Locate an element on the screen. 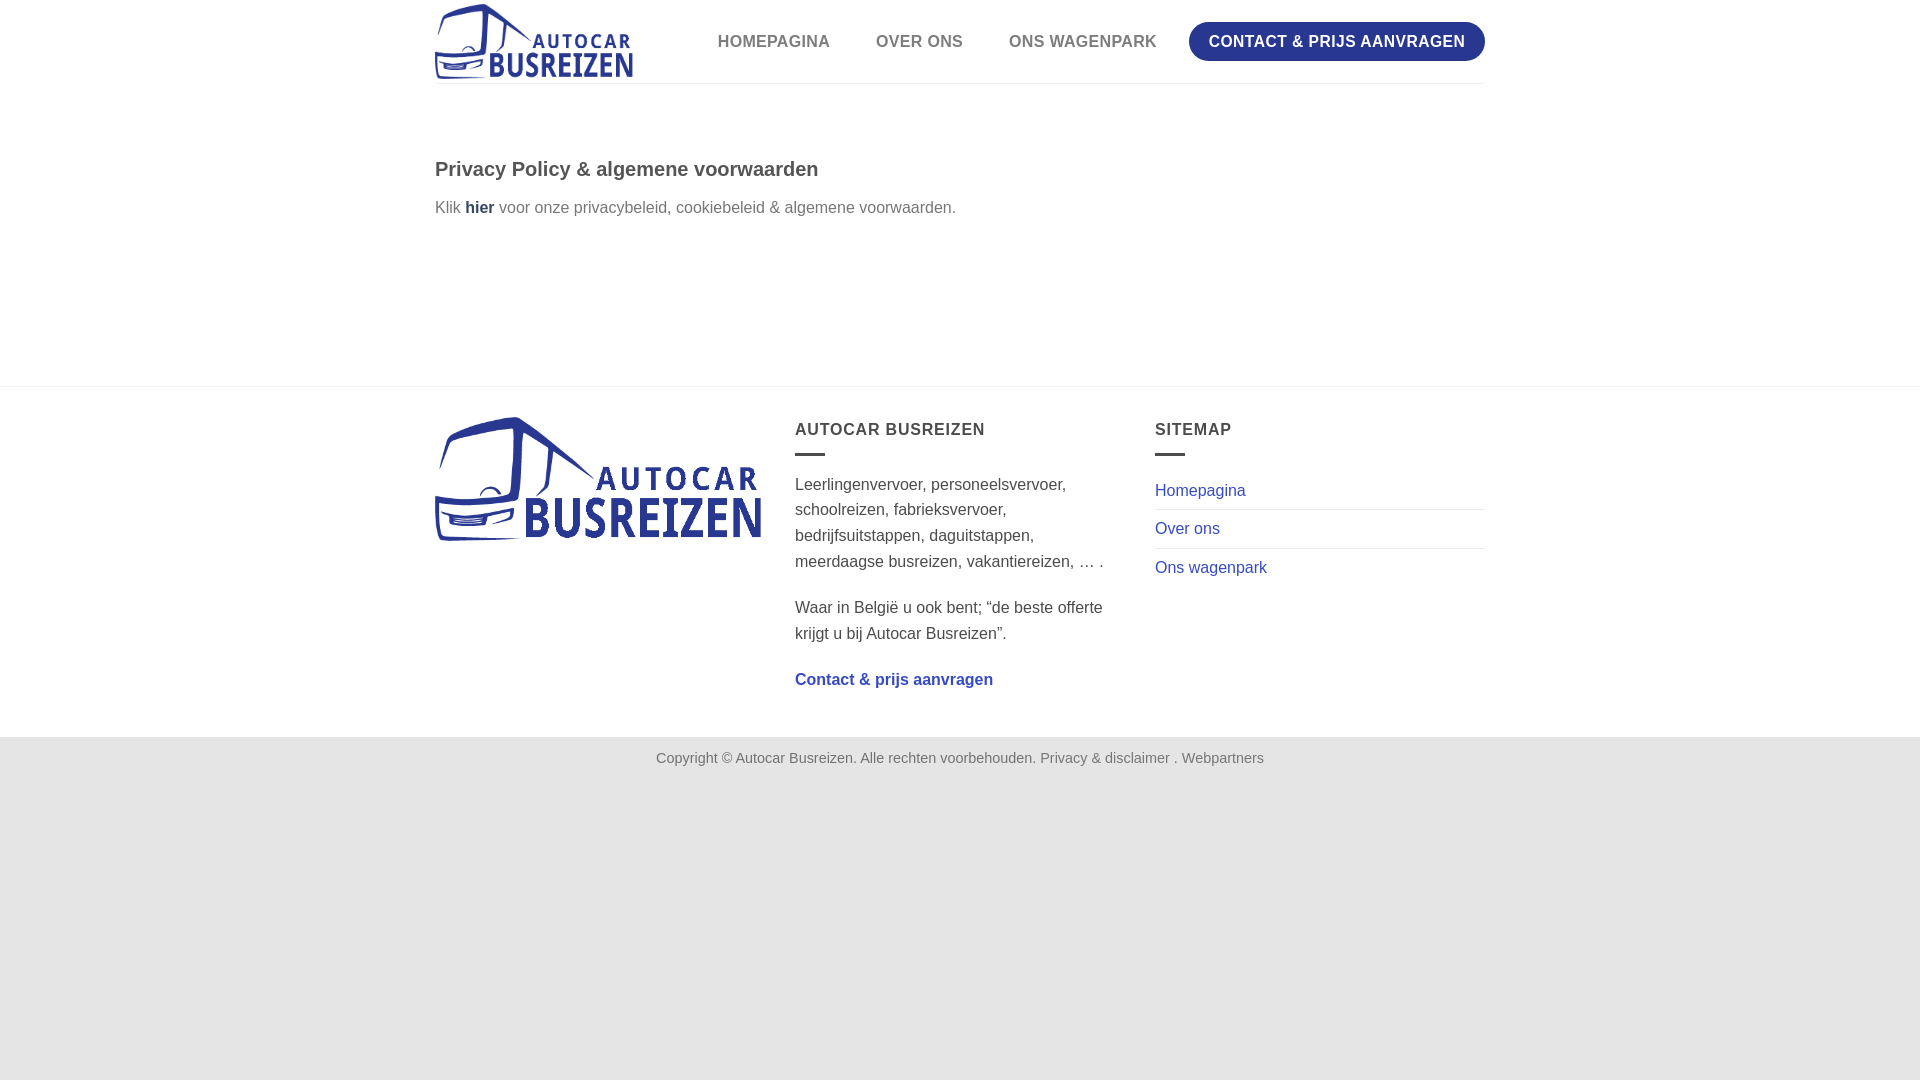 The width and height of the screenshot is (1920, 1080). 'Over ons' is located at coordinates (1187, 527).